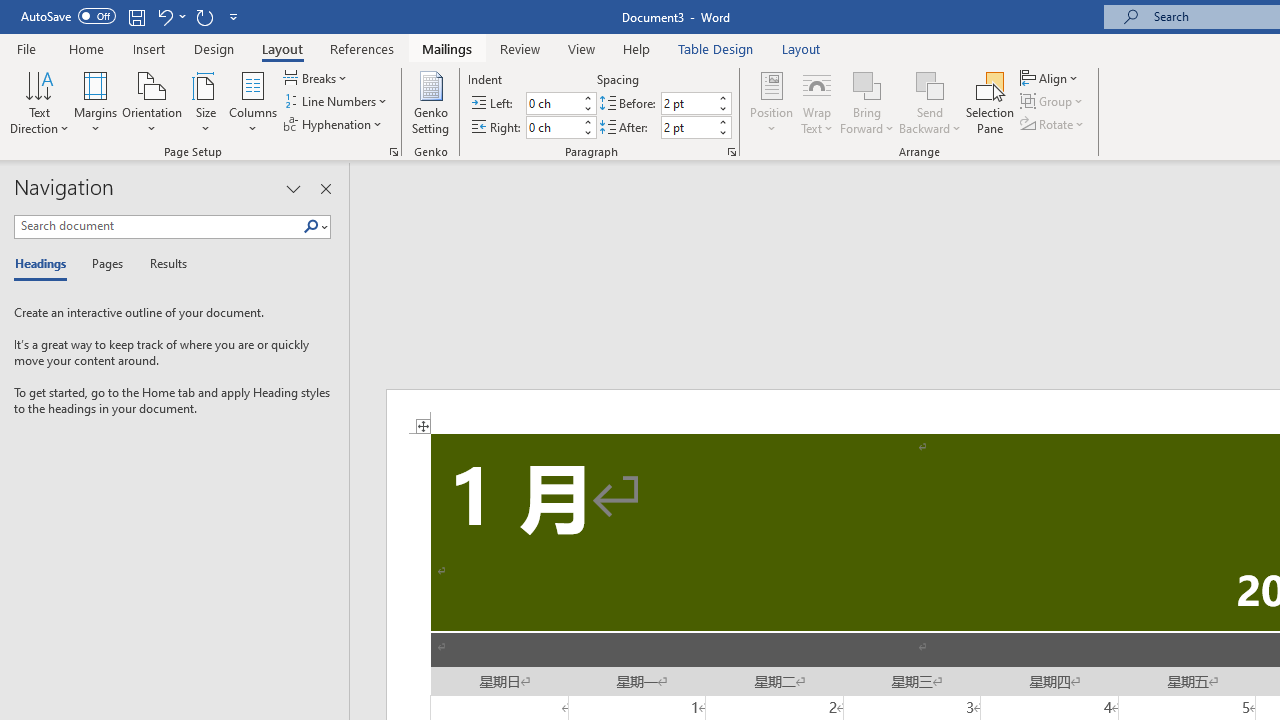 The height and width of the screenshot is (720, 1280). I want to click on 'Bring Forward', so click(867, 103).